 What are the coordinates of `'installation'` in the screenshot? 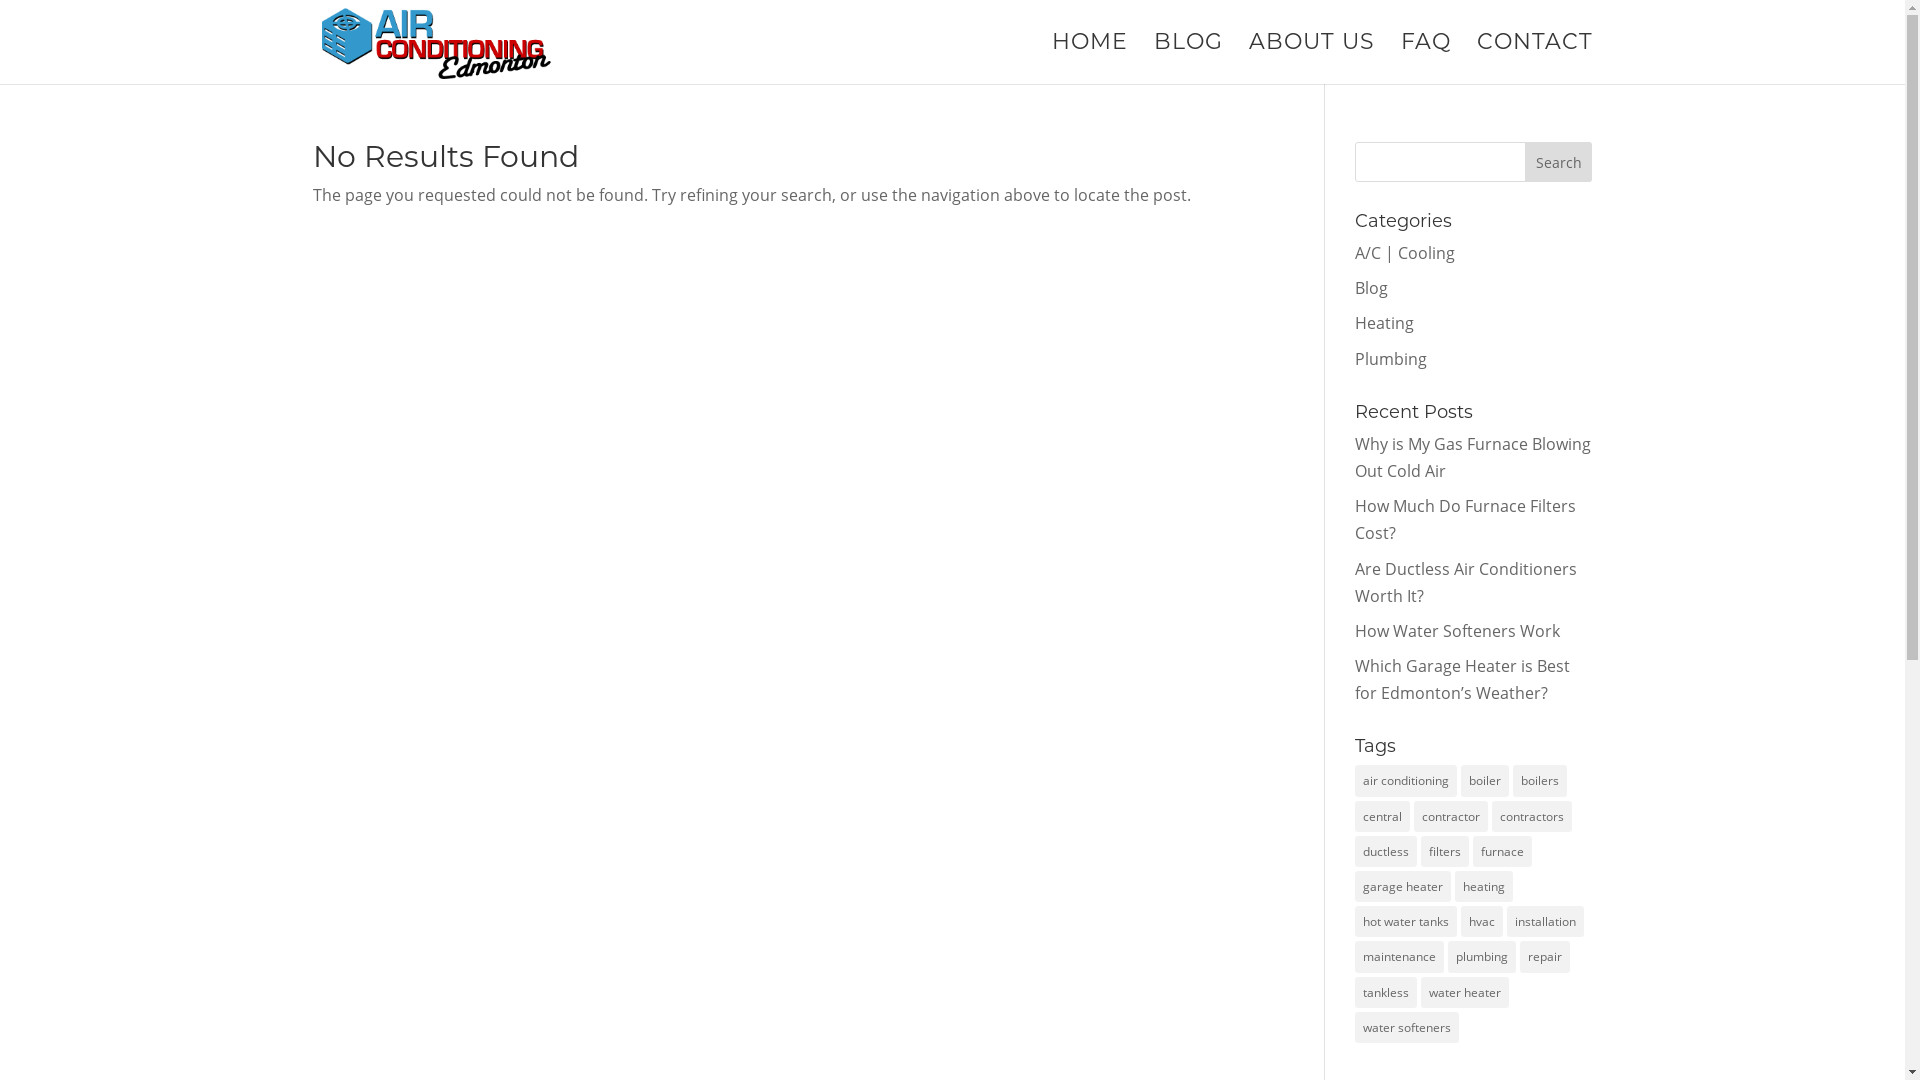 It's located at (1544, 921).